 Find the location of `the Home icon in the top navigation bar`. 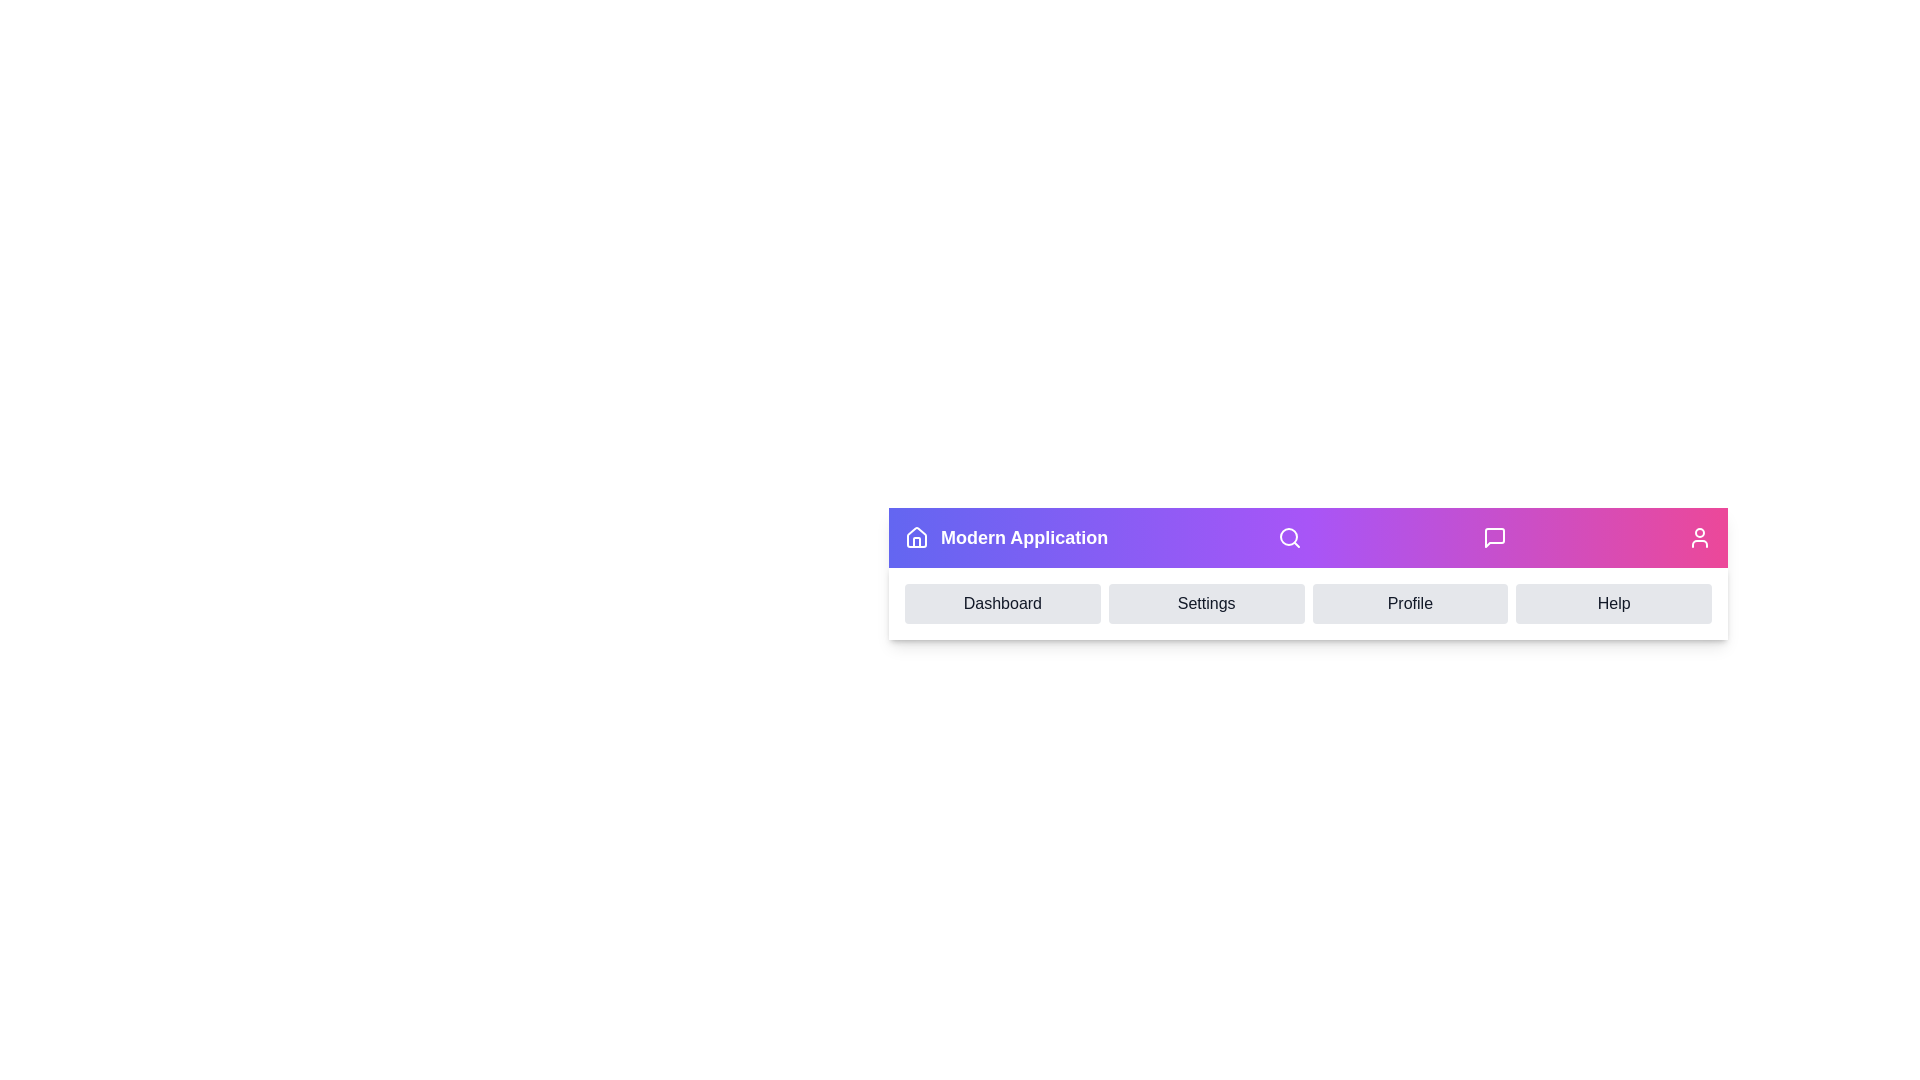

the Home icon in the top navigation bar is located at coordinates (915, 536).